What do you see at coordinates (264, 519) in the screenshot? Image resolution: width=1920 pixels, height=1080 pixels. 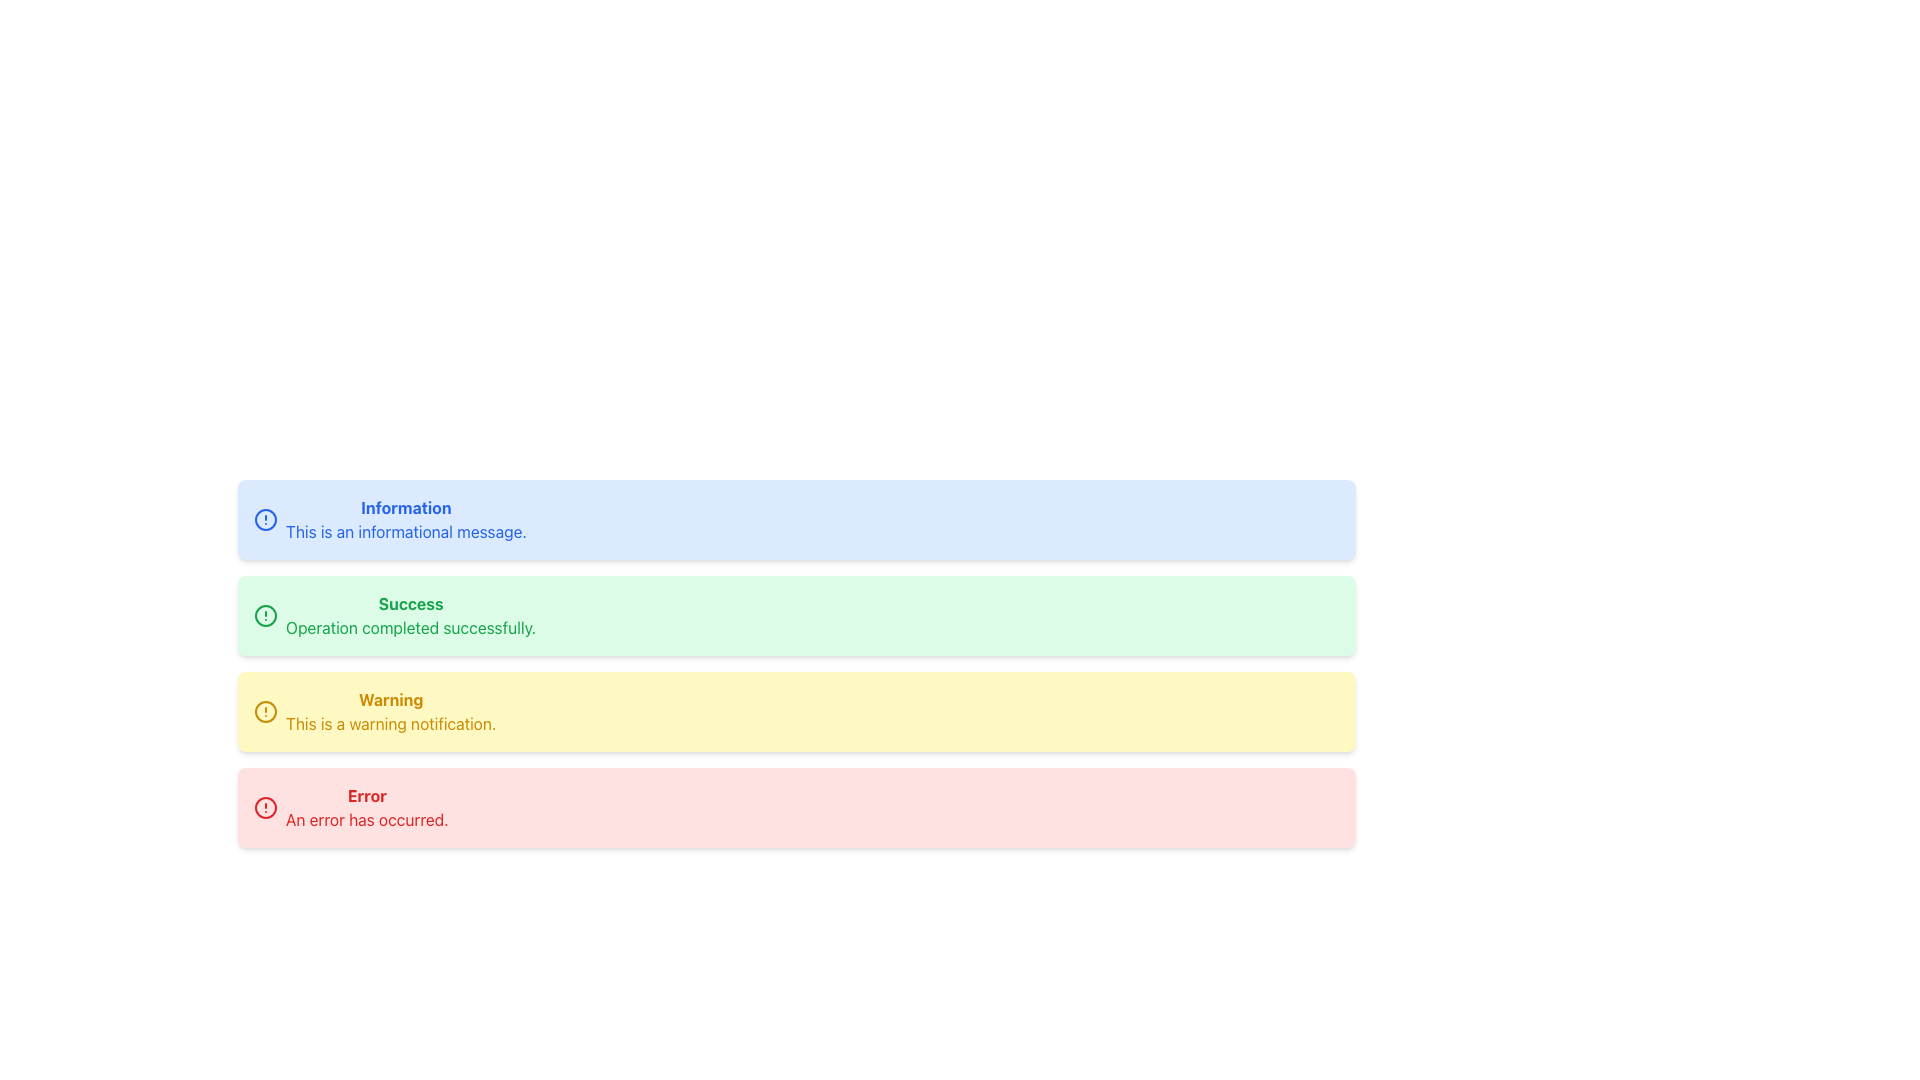 I see `the small circle with a blue border located within the 'Information' notification icon` at bounding box center [264, 519].